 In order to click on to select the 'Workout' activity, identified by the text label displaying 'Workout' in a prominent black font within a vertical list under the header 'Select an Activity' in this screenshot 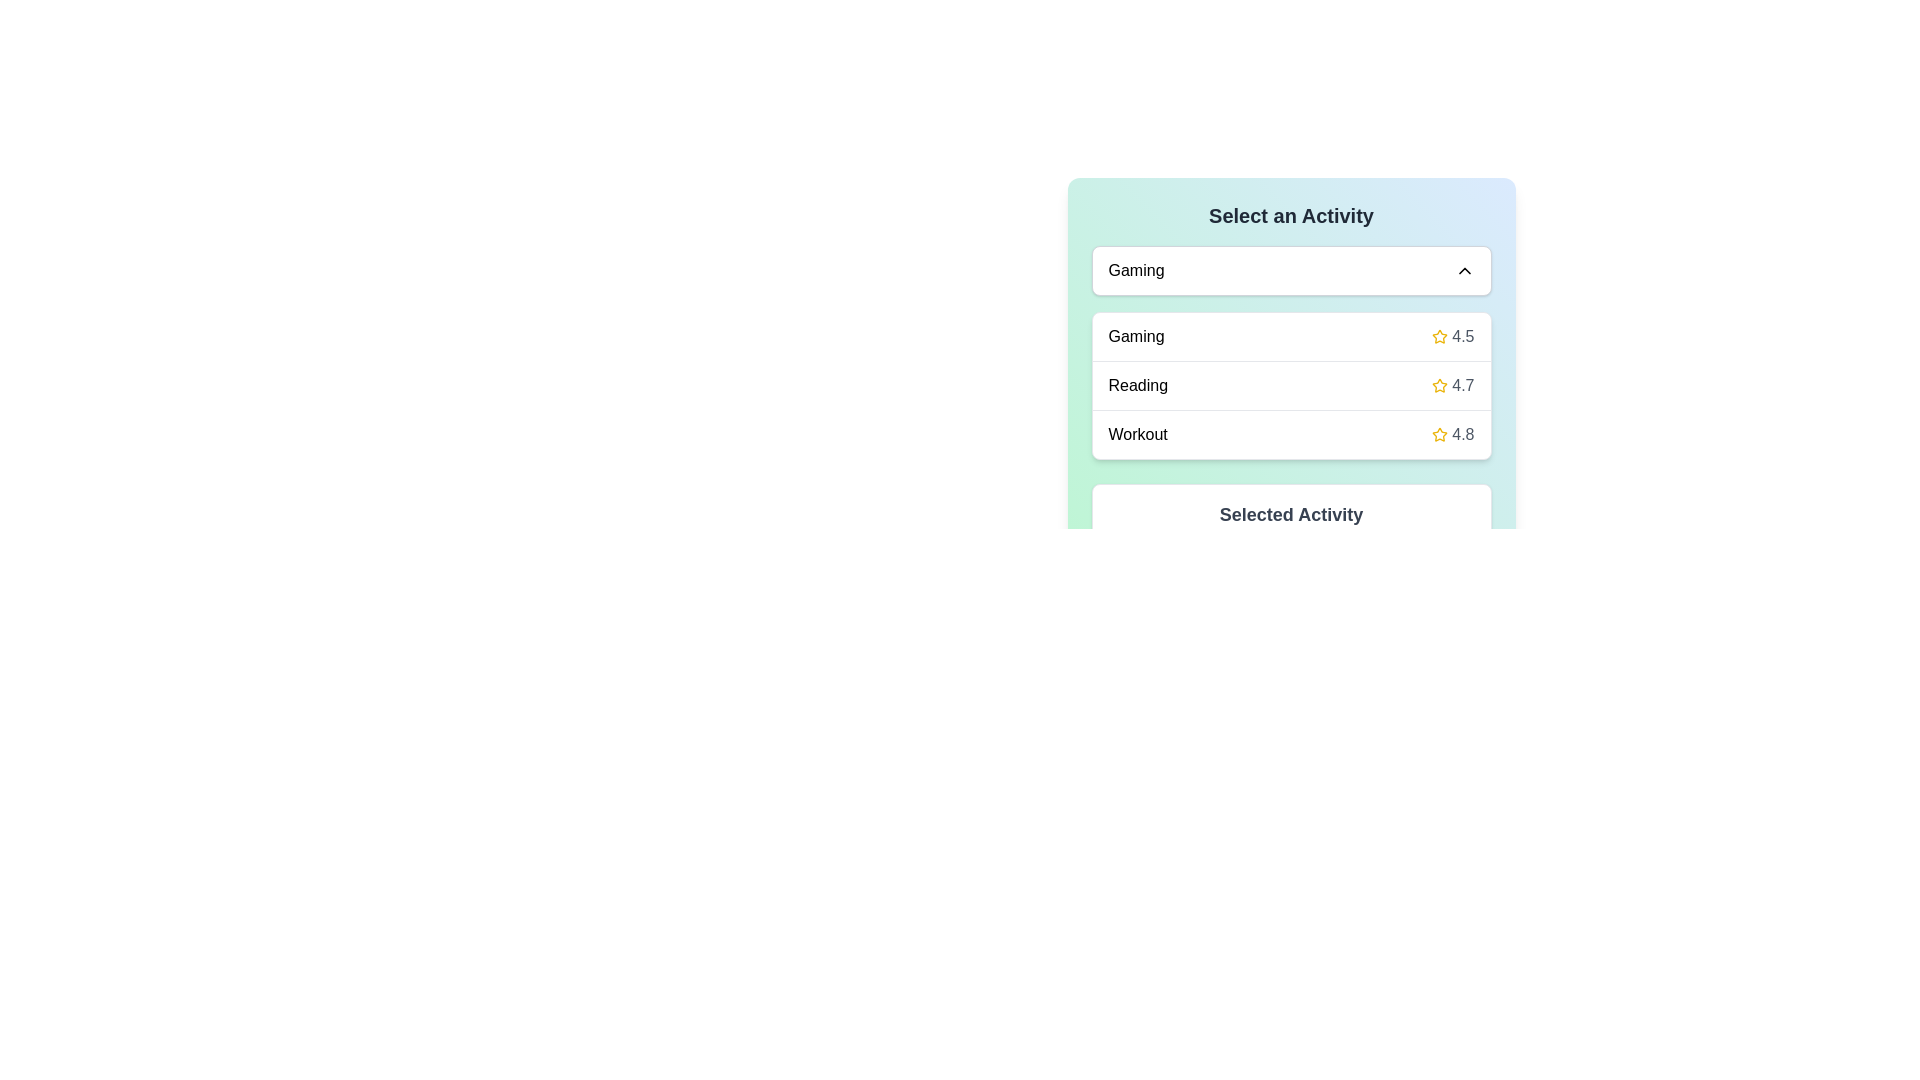, I will do `click(1138, 434)`.